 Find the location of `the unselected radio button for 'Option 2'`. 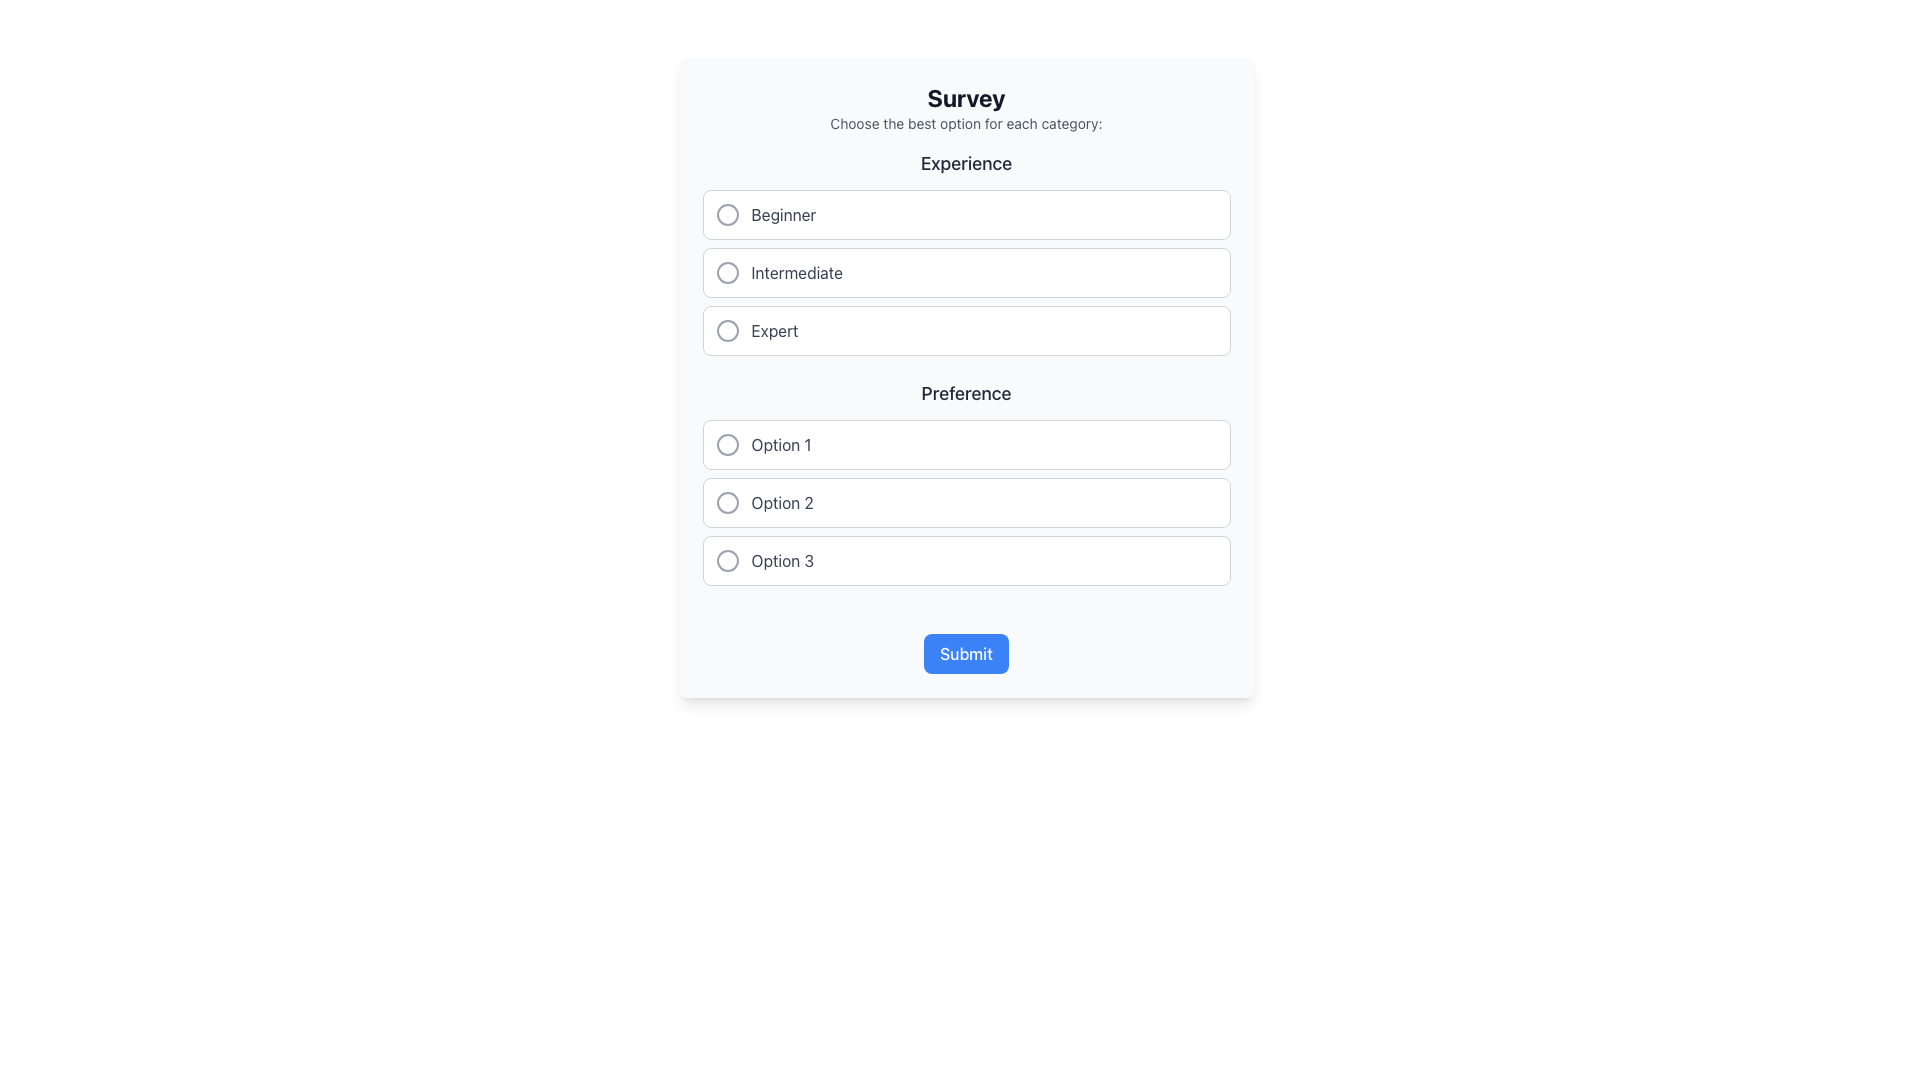

the unselected radio button for 'Option 2' is located at coordinates (726, 501).